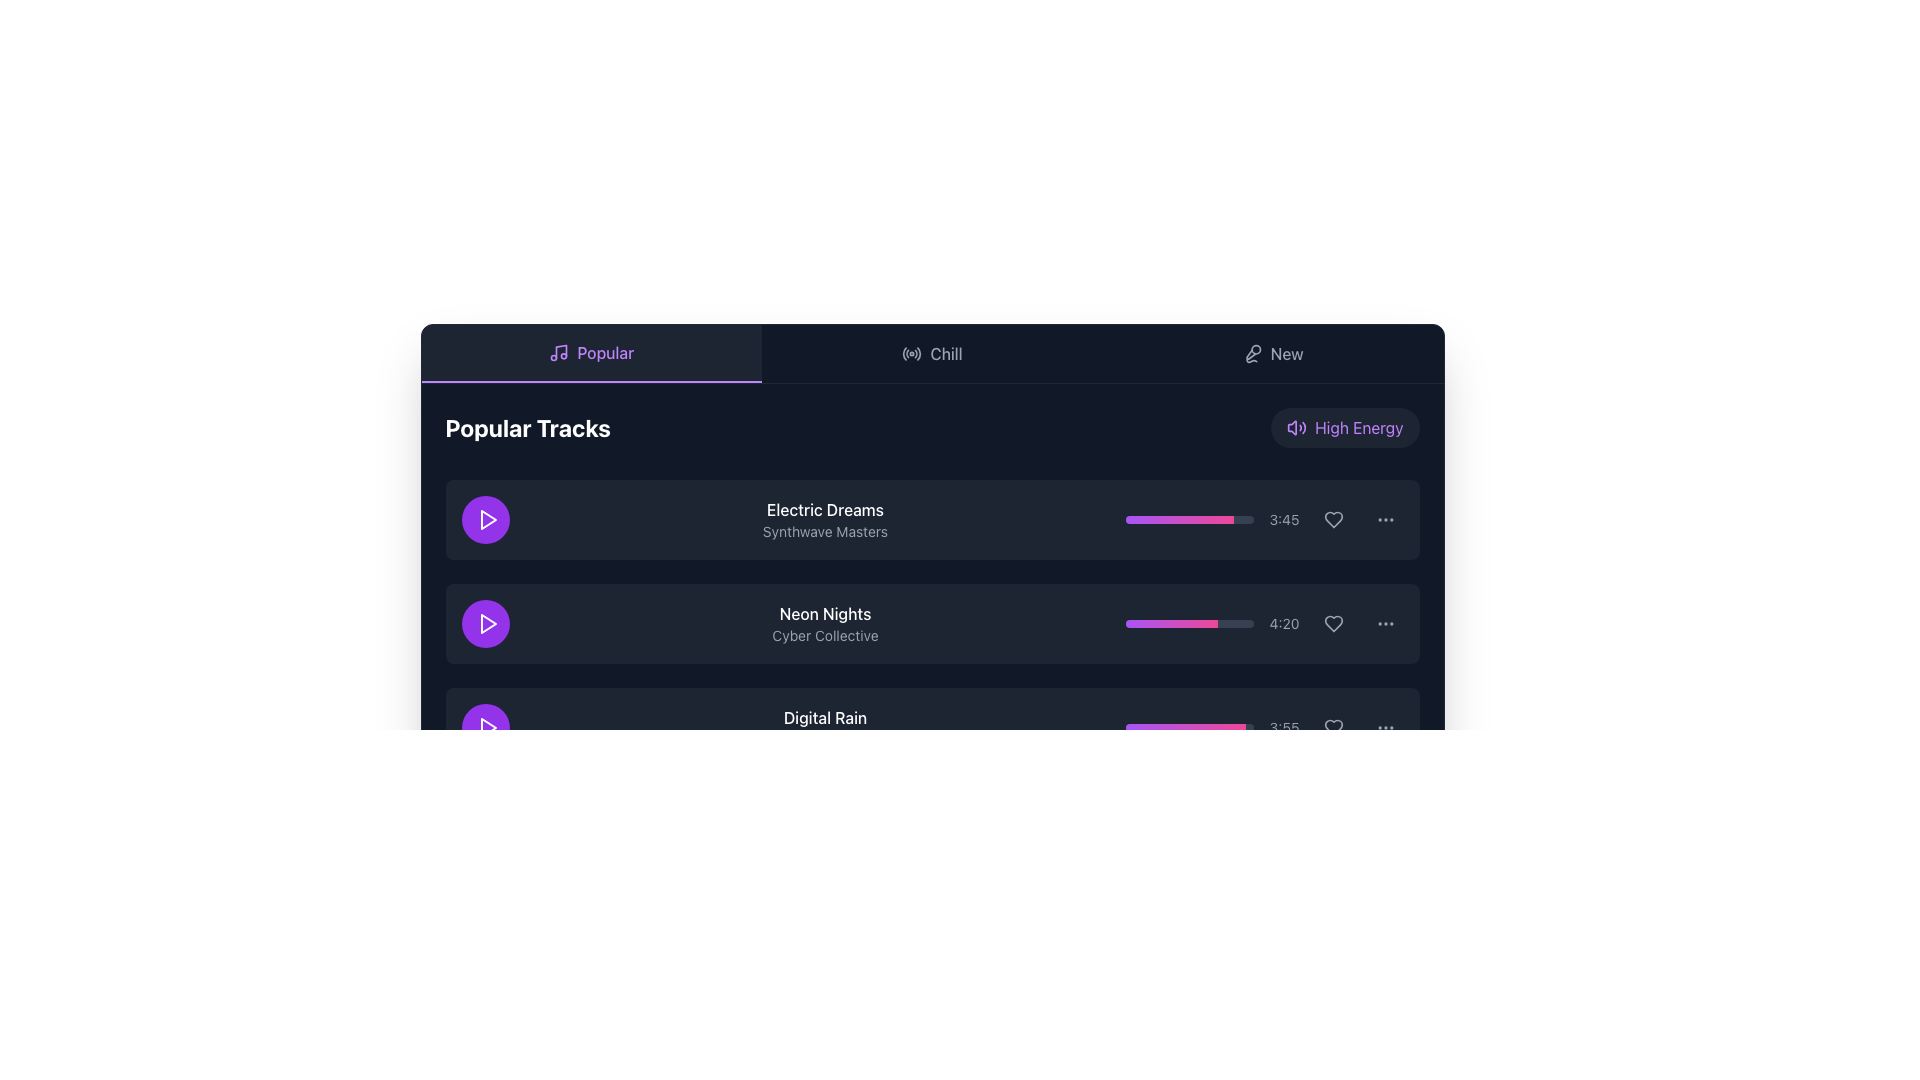  What do you see at coordinates (1165, 623) in the screenshot?
I see `progress` at bounding box center [1165, 623].